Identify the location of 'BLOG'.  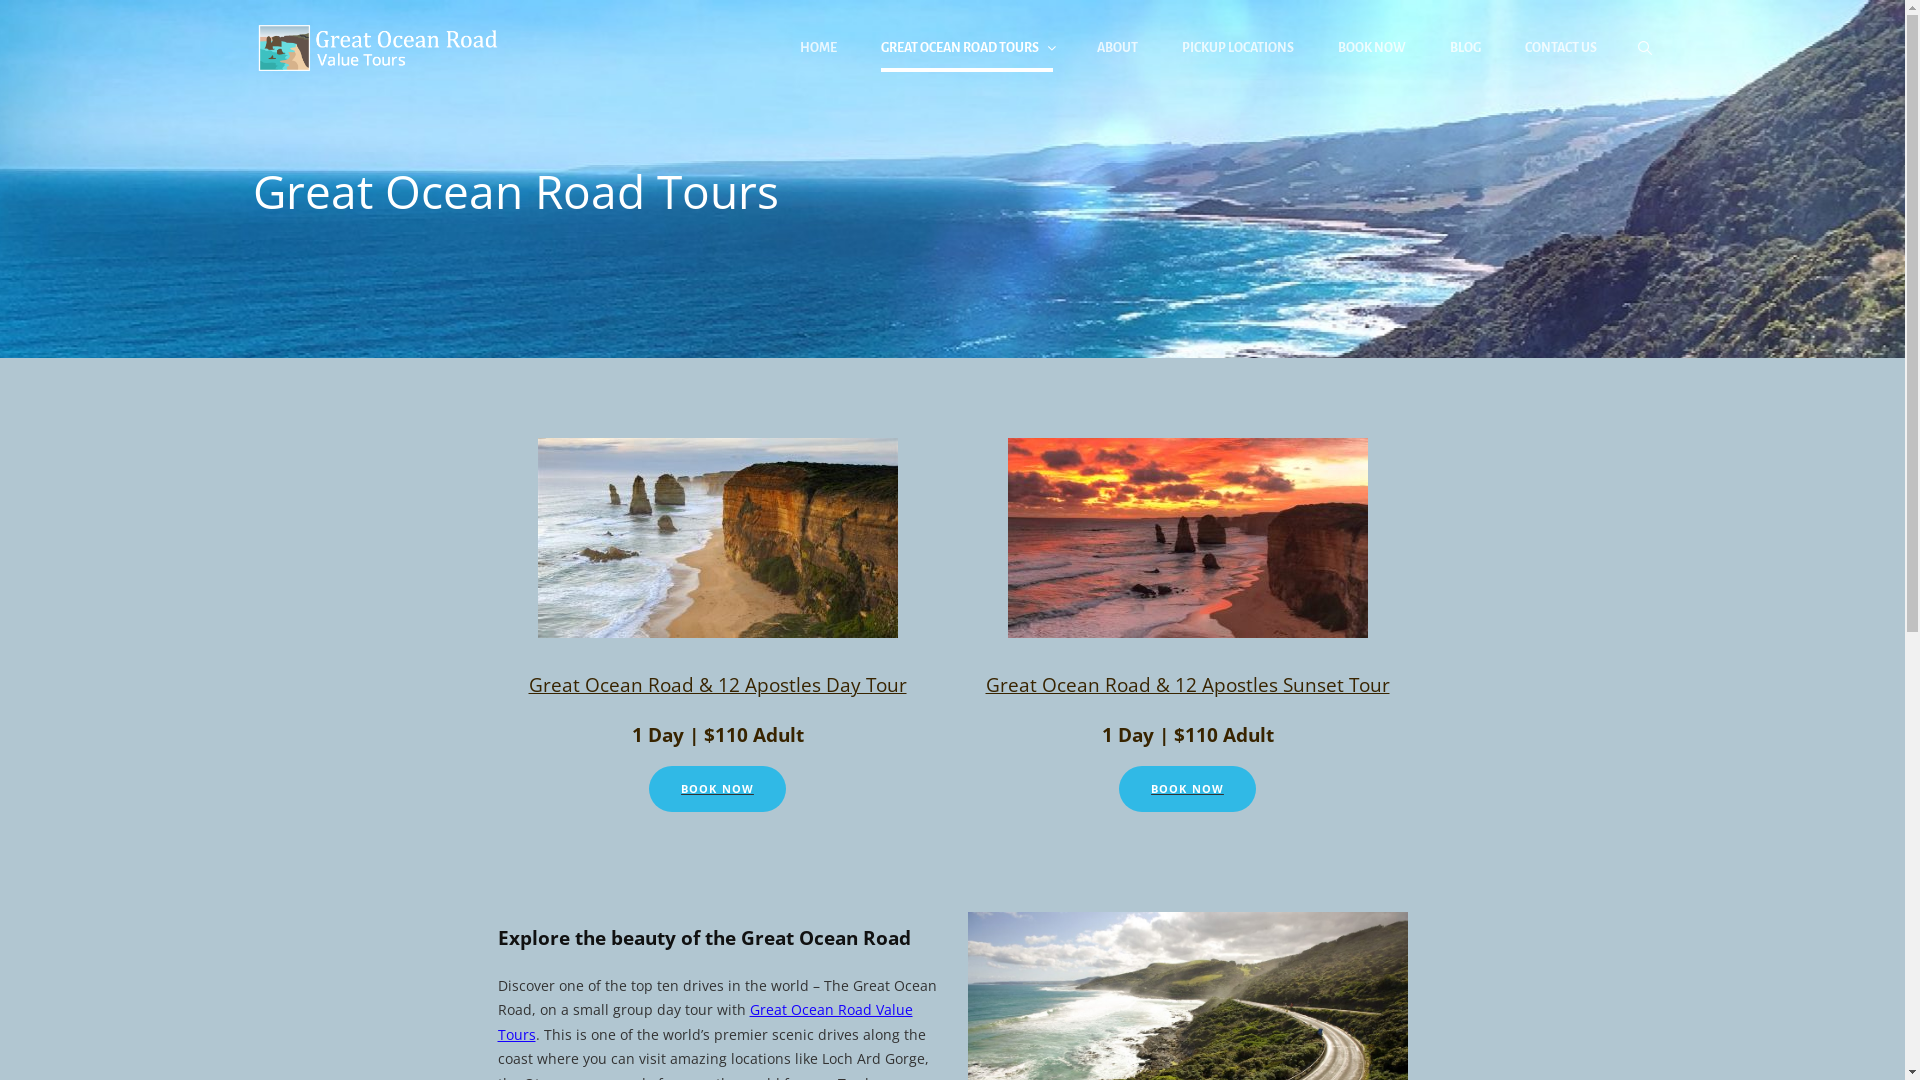
(1465, 46).